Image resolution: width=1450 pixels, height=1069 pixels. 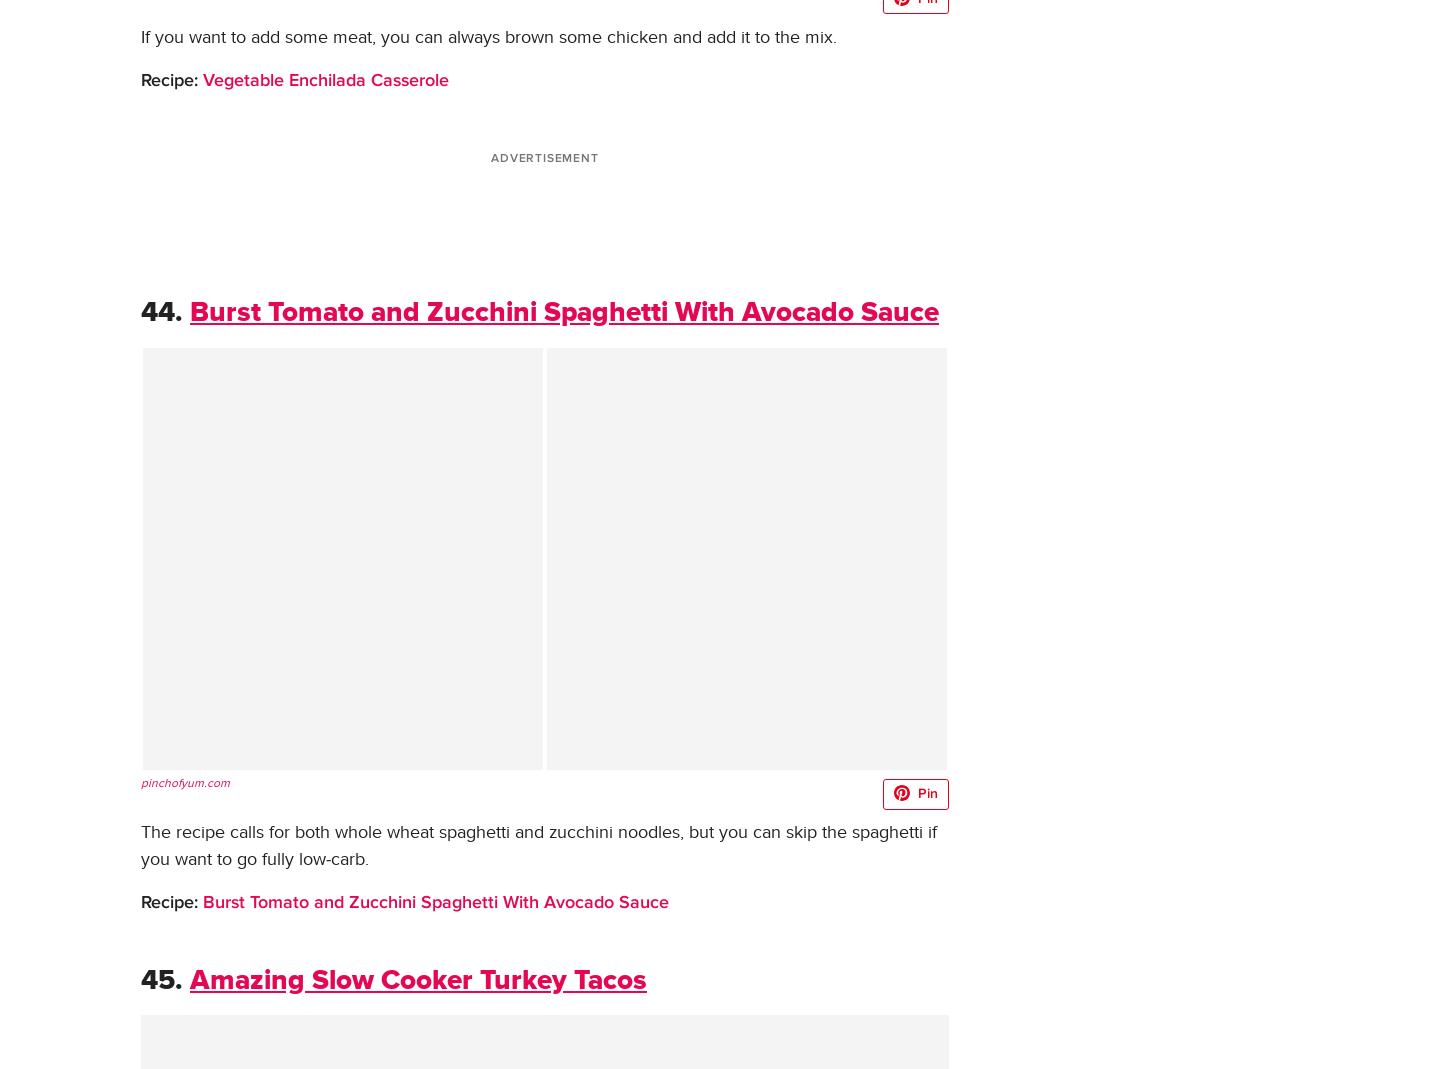 What do you see at coordinates (488, 35) in the screenshot?
I see `'If you want to add some meat, you can always brown some chicken and add it to the mix.'` at bounding box center [488, 35].